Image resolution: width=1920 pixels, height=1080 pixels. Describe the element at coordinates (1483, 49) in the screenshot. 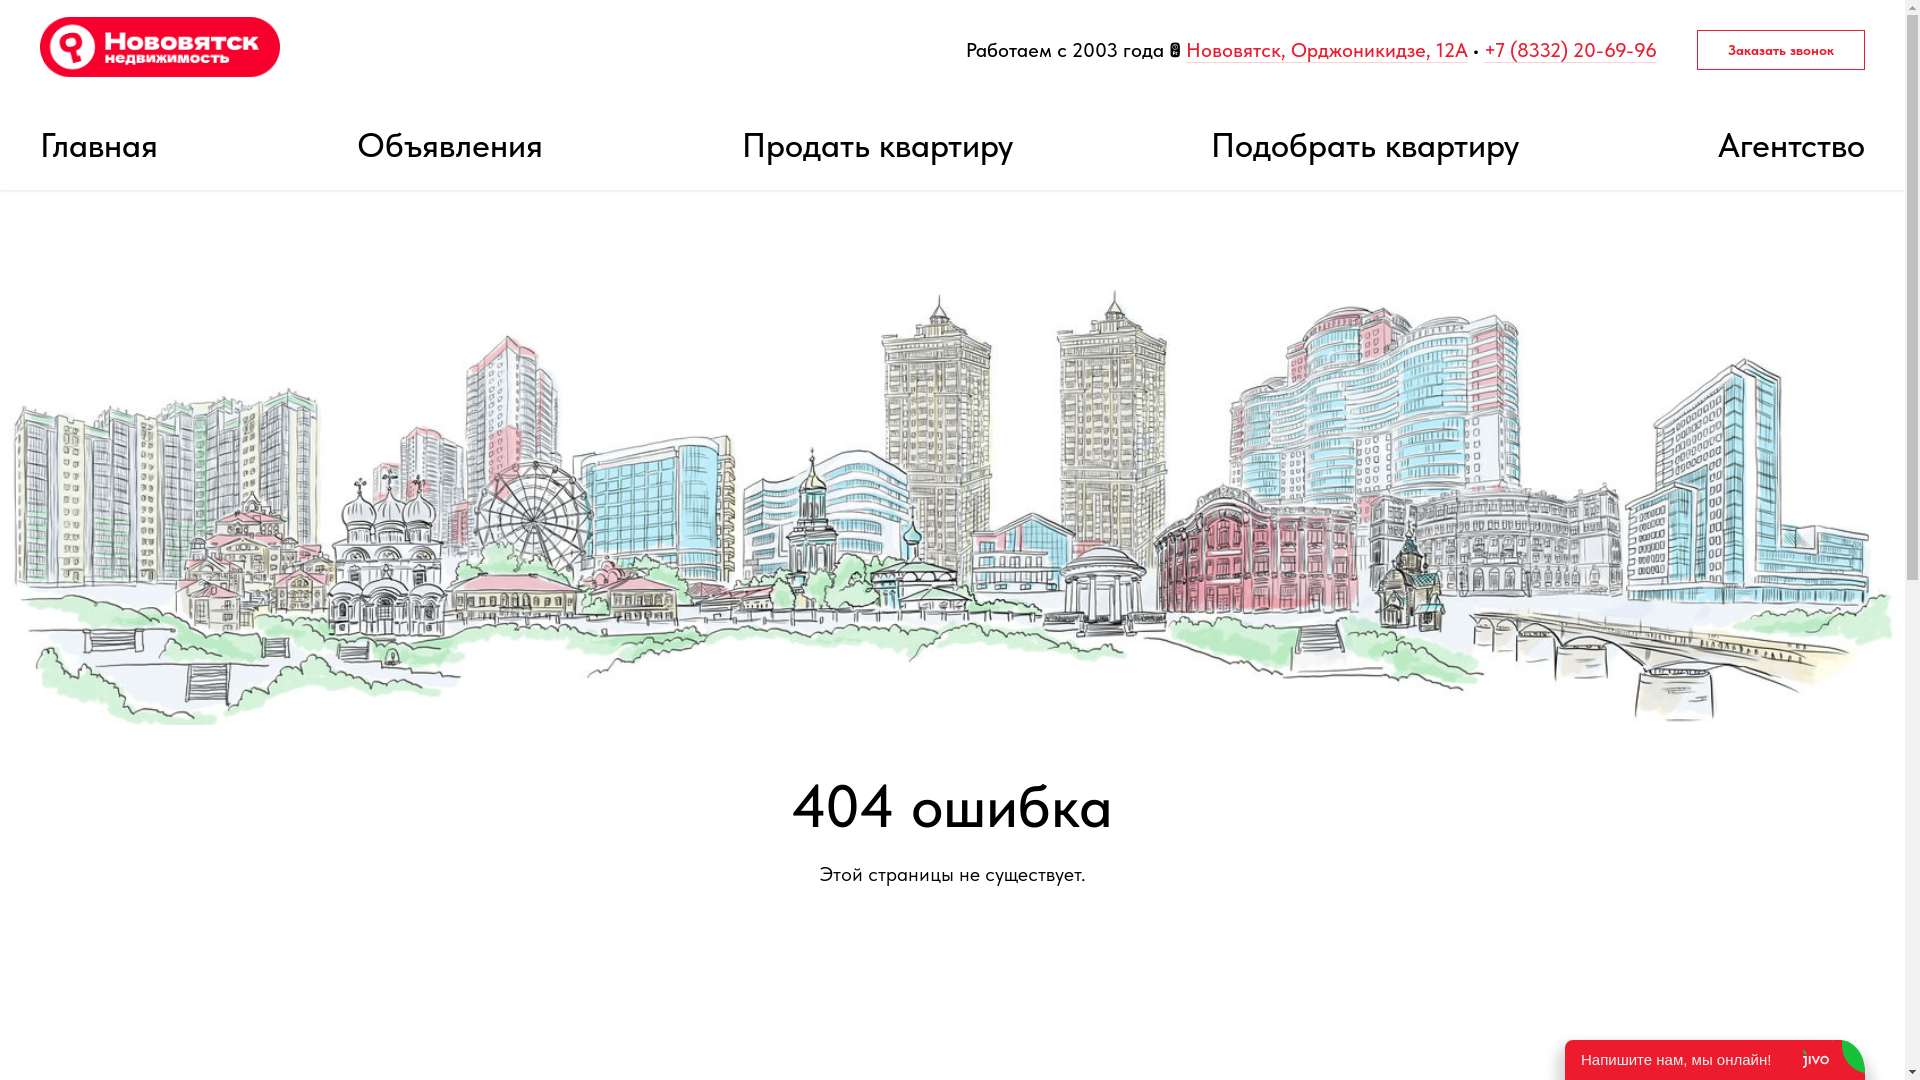

I see `'+7 (8332) 20-69-96'` at that location.